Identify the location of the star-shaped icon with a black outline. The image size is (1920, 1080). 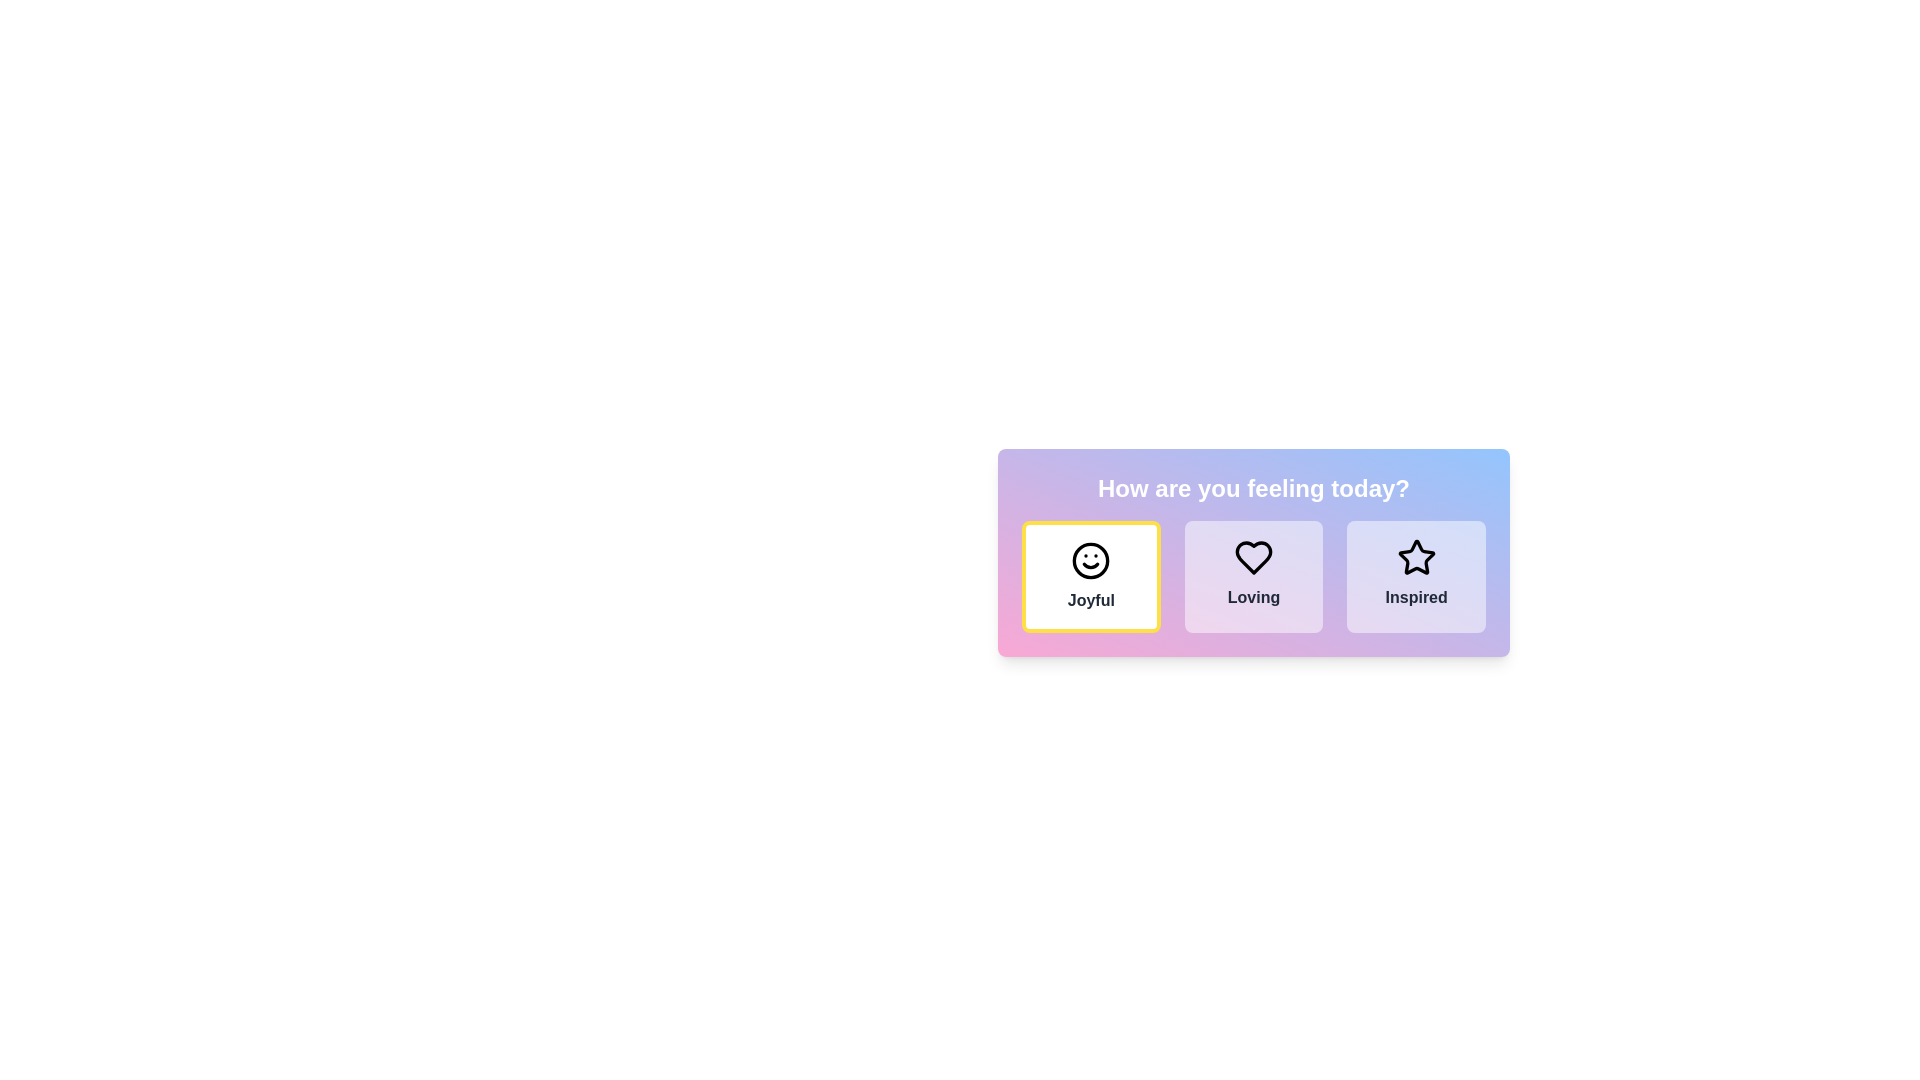
(1415, 558).